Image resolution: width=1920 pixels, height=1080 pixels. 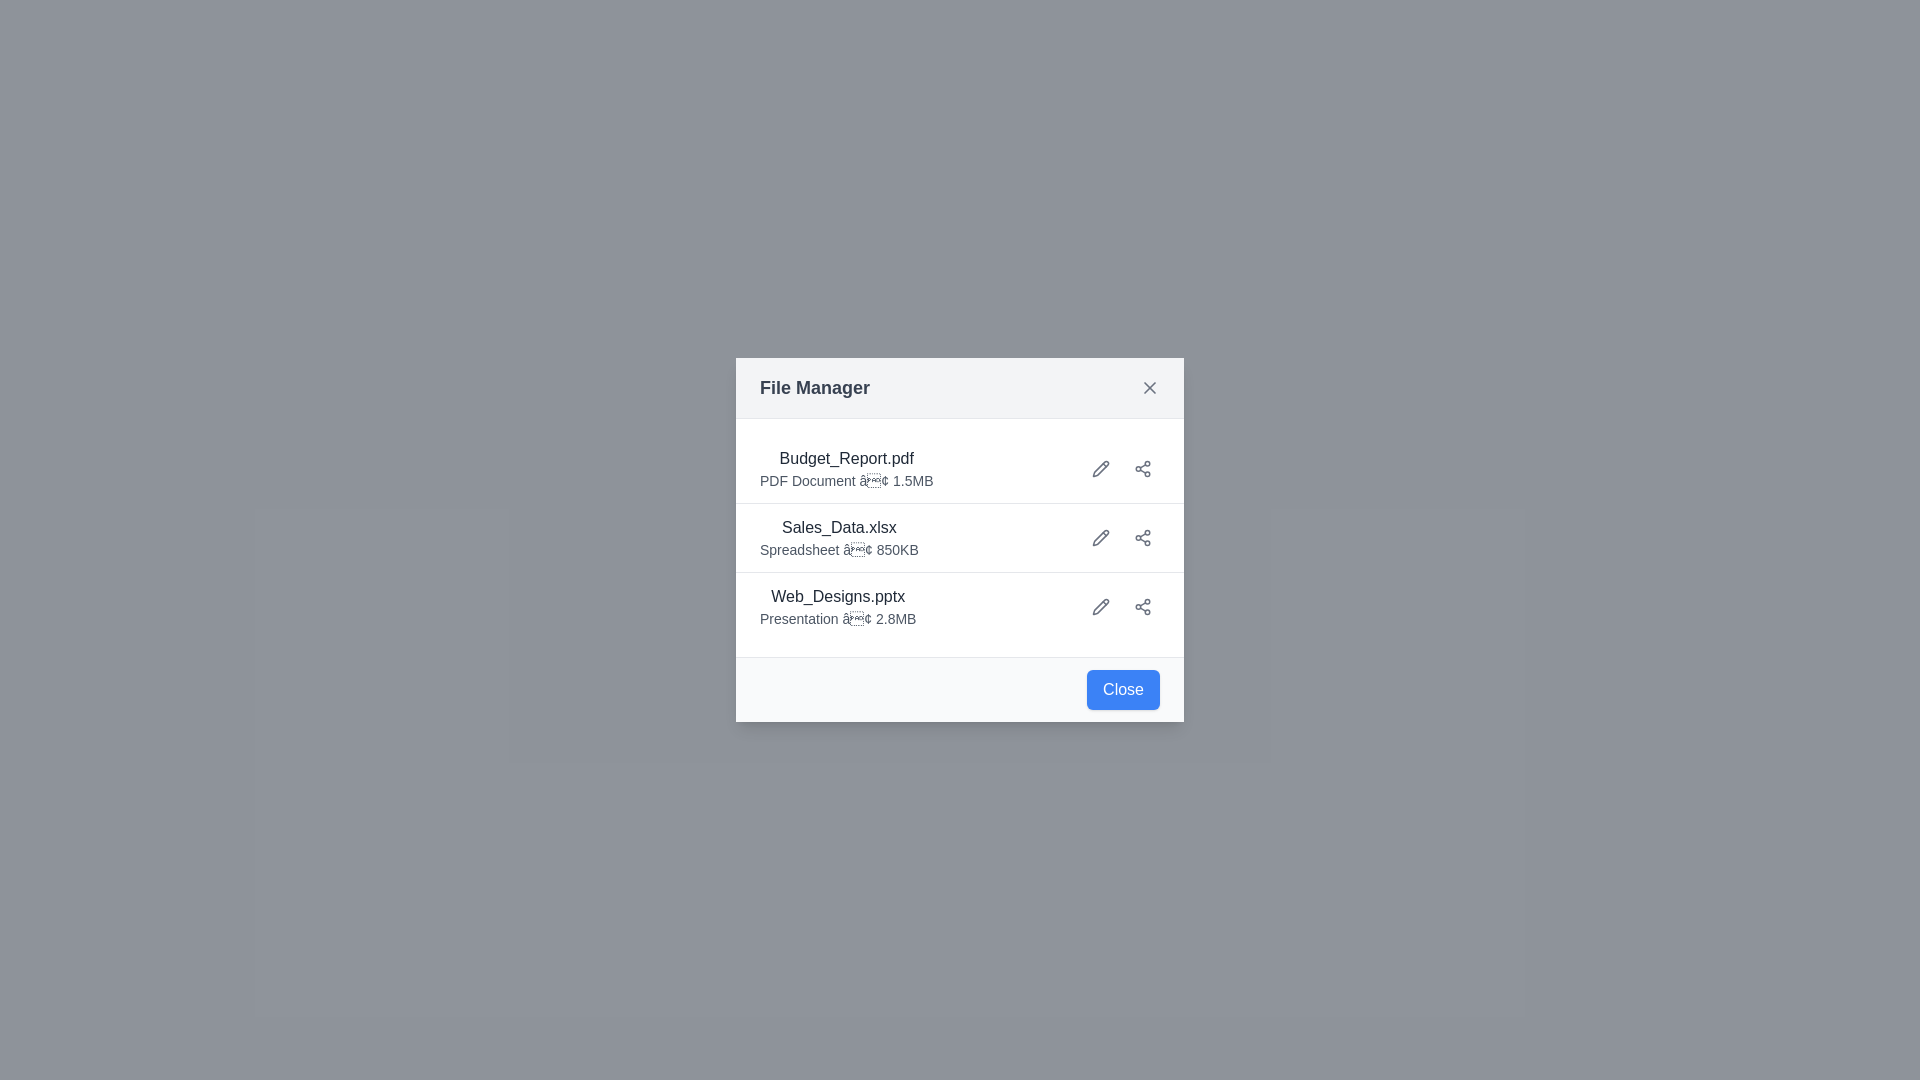 What do you see at coordinates (839, 536) in the screenshot?
I see `the file entry Sales_Data.xlsx` at bounding box center [839, 536].